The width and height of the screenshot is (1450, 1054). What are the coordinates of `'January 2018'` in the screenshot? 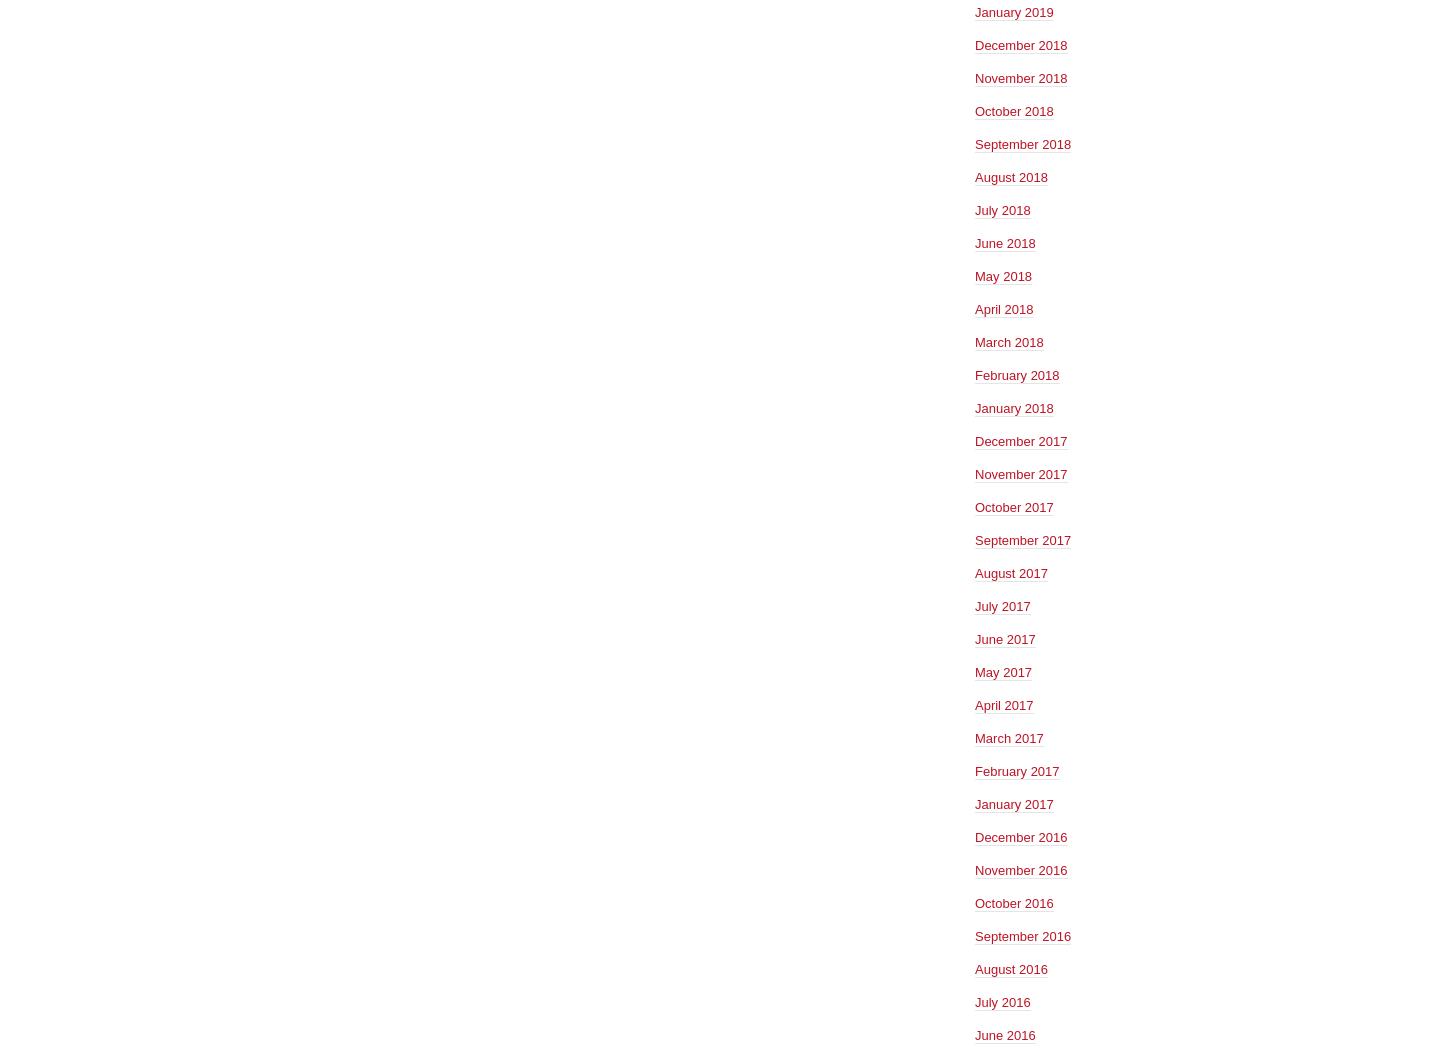 It's located at (974, 406).